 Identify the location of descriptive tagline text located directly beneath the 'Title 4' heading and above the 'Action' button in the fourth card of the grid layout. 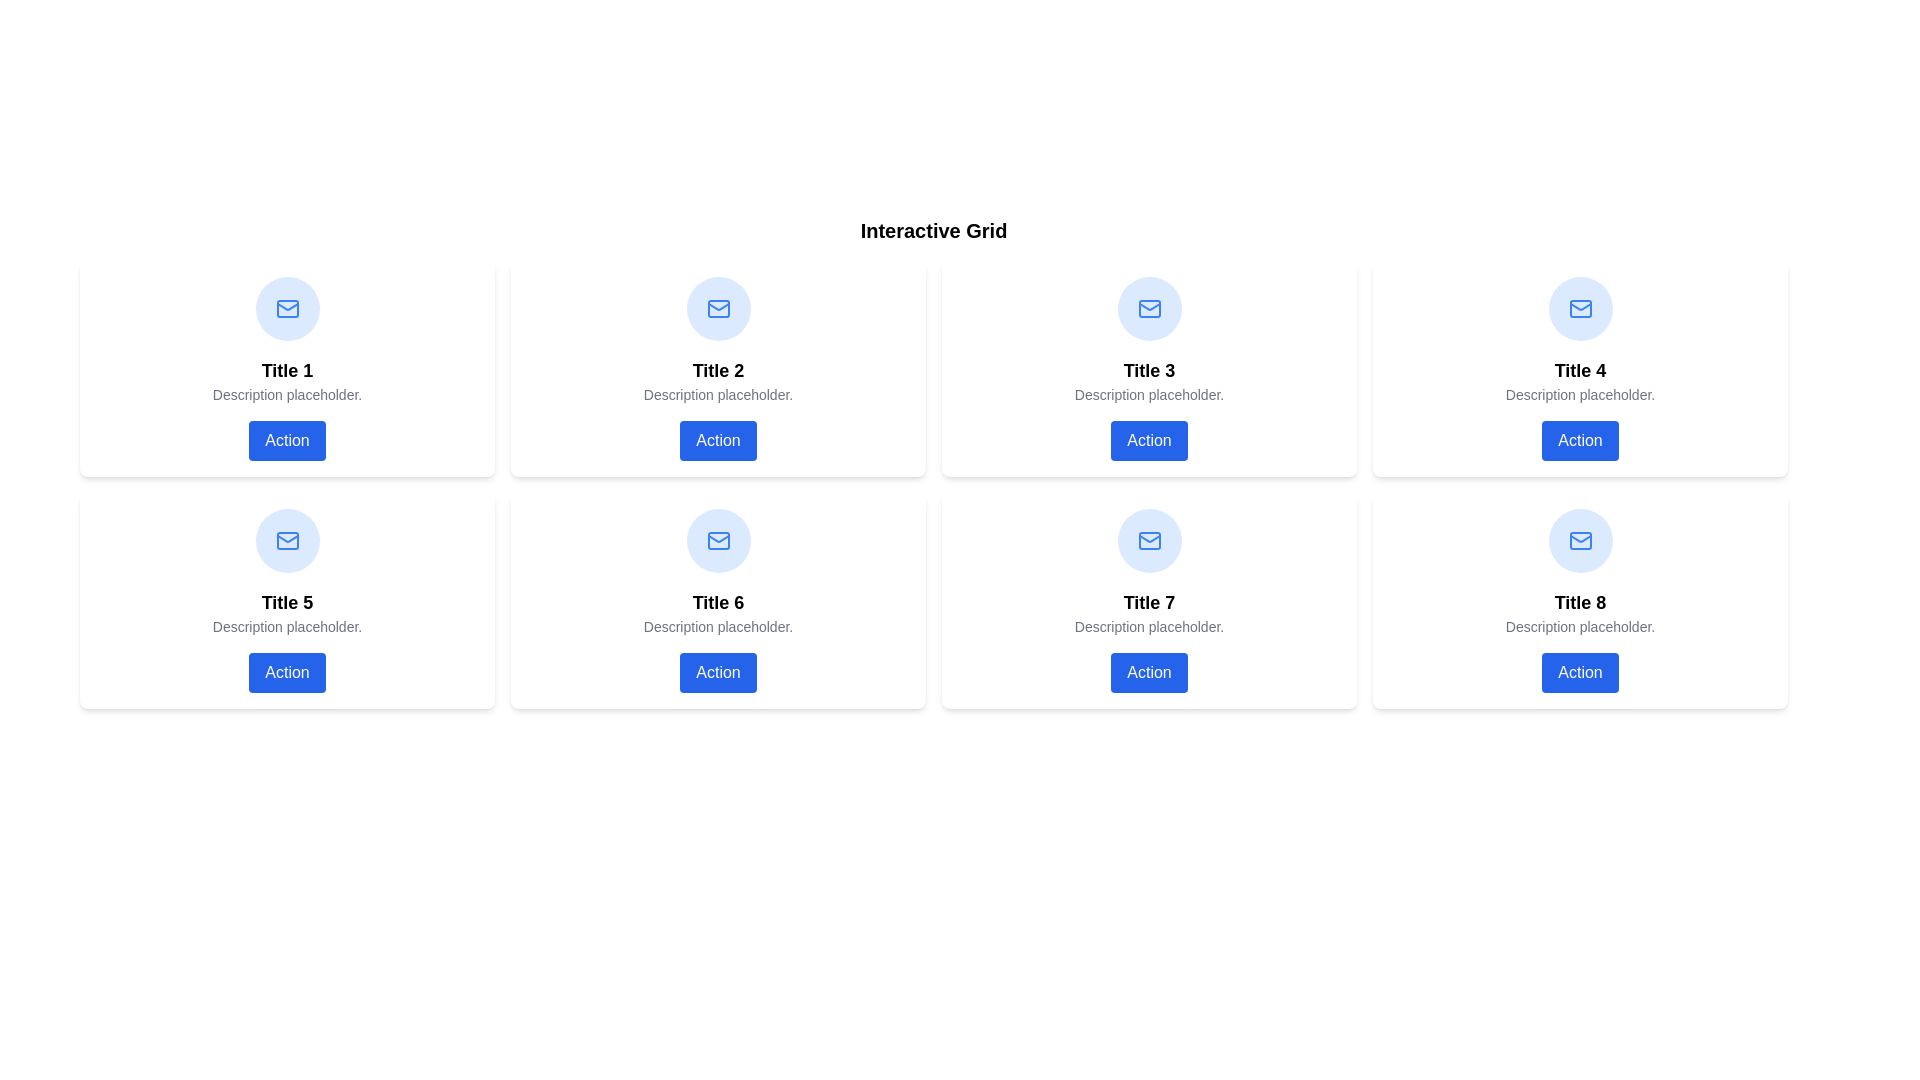
(1579, 394).